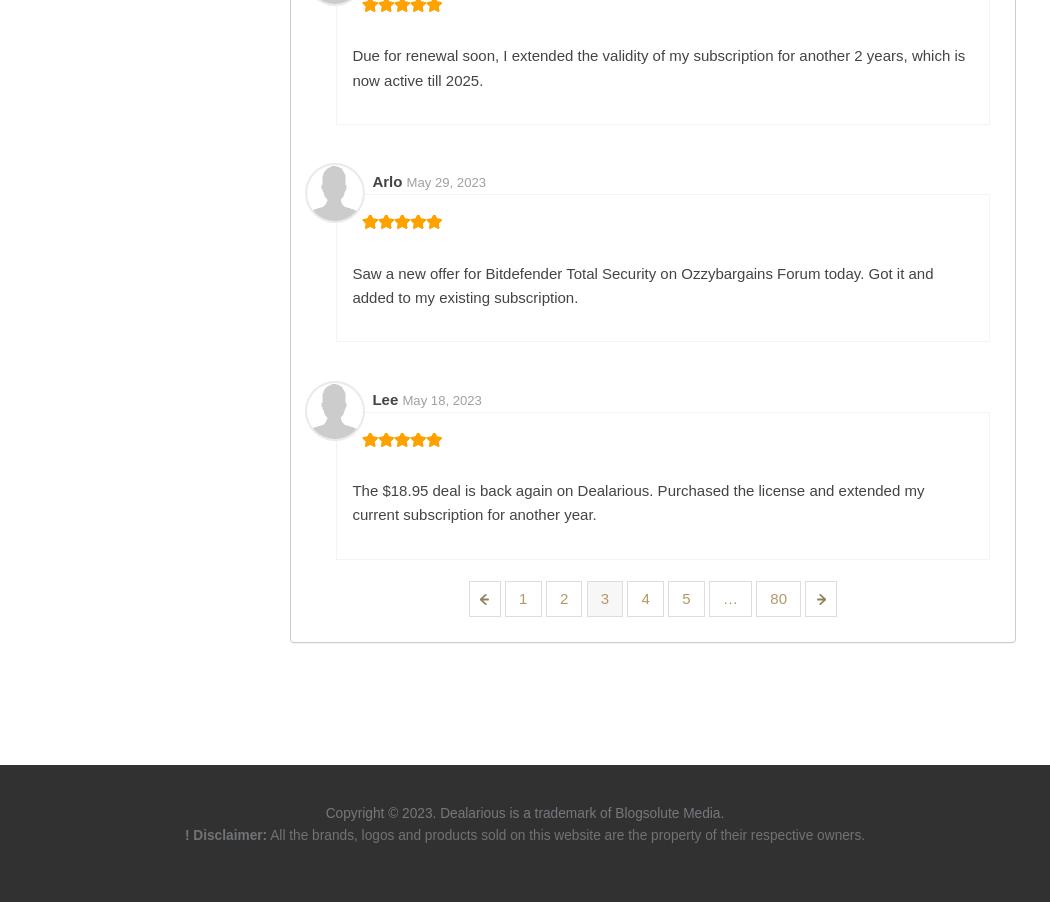 Image resolution: width=1050 pixels, height=902 pixels. I want to click on '1', so click(522, 598).